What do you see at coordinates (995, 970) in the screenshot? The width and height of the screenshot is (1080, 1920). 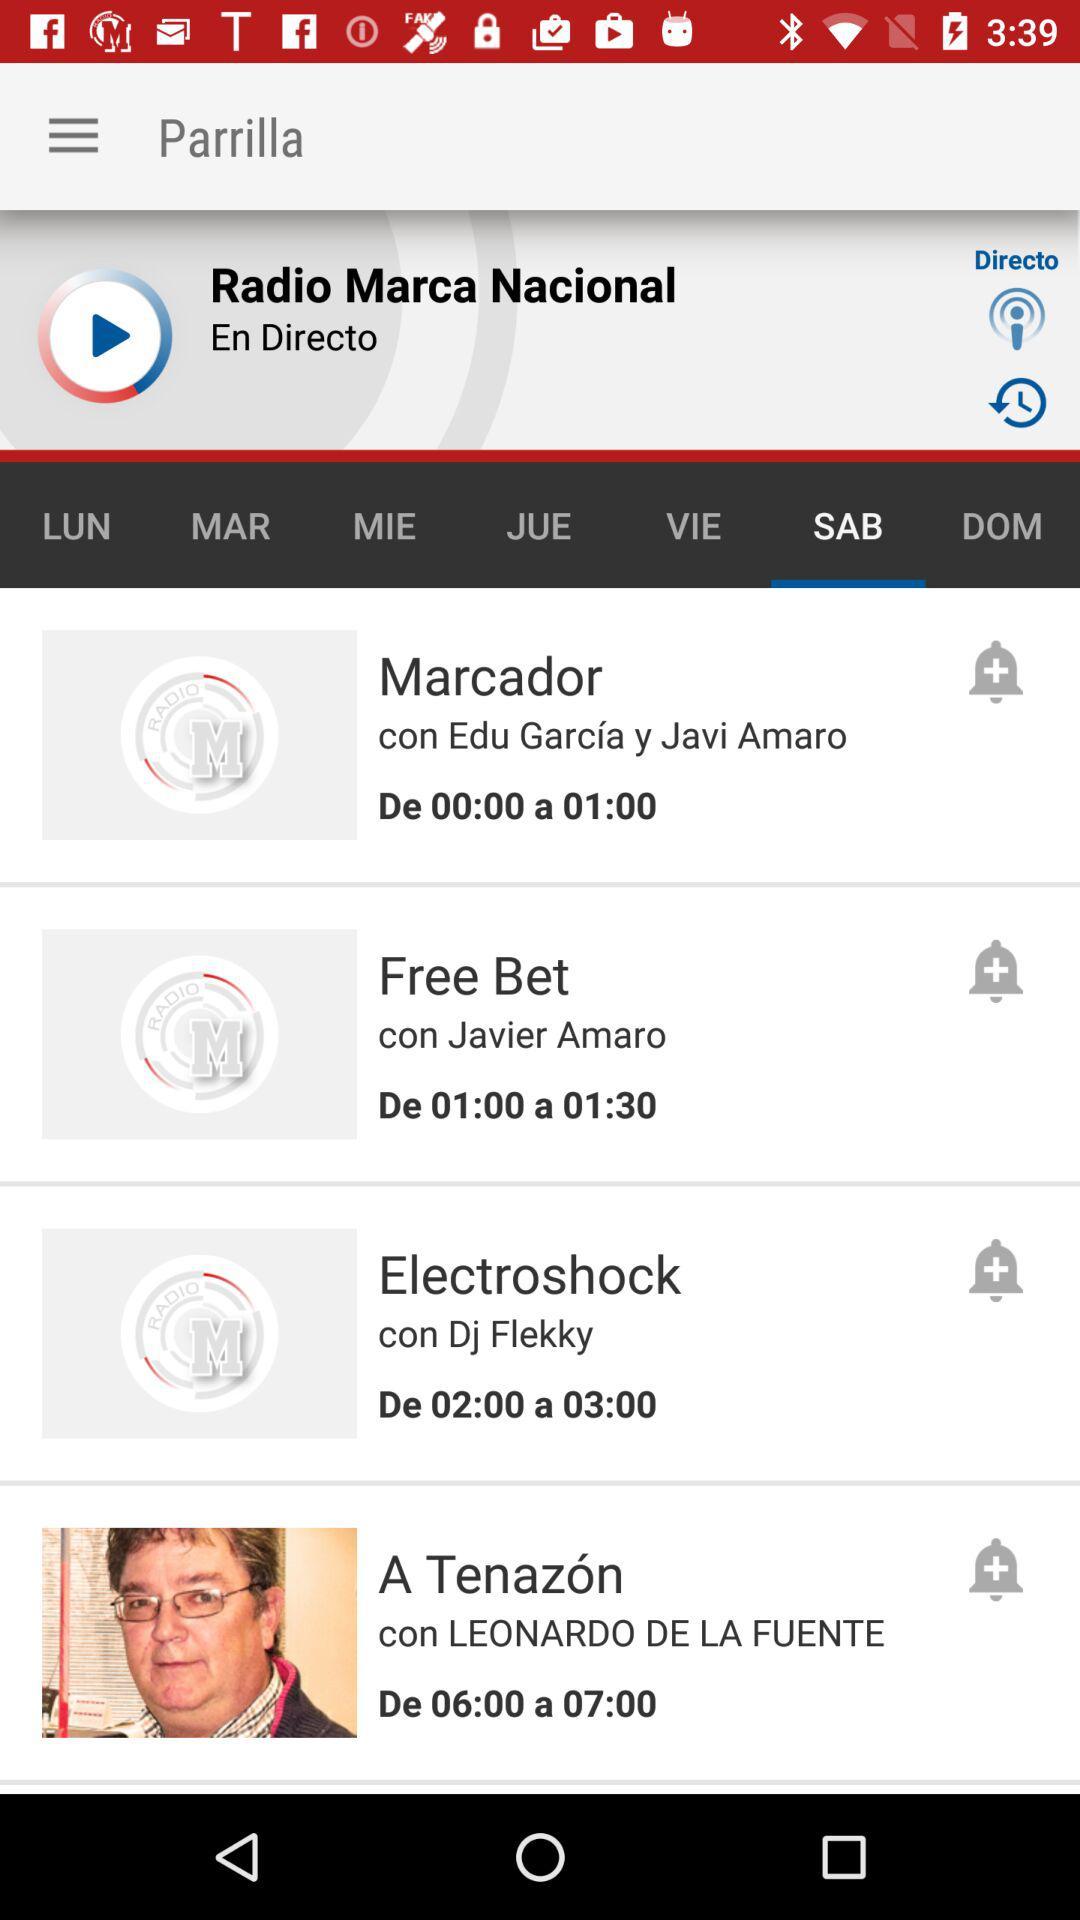 I see `grey icon next to text free bet` at bounding box center [995, 970].